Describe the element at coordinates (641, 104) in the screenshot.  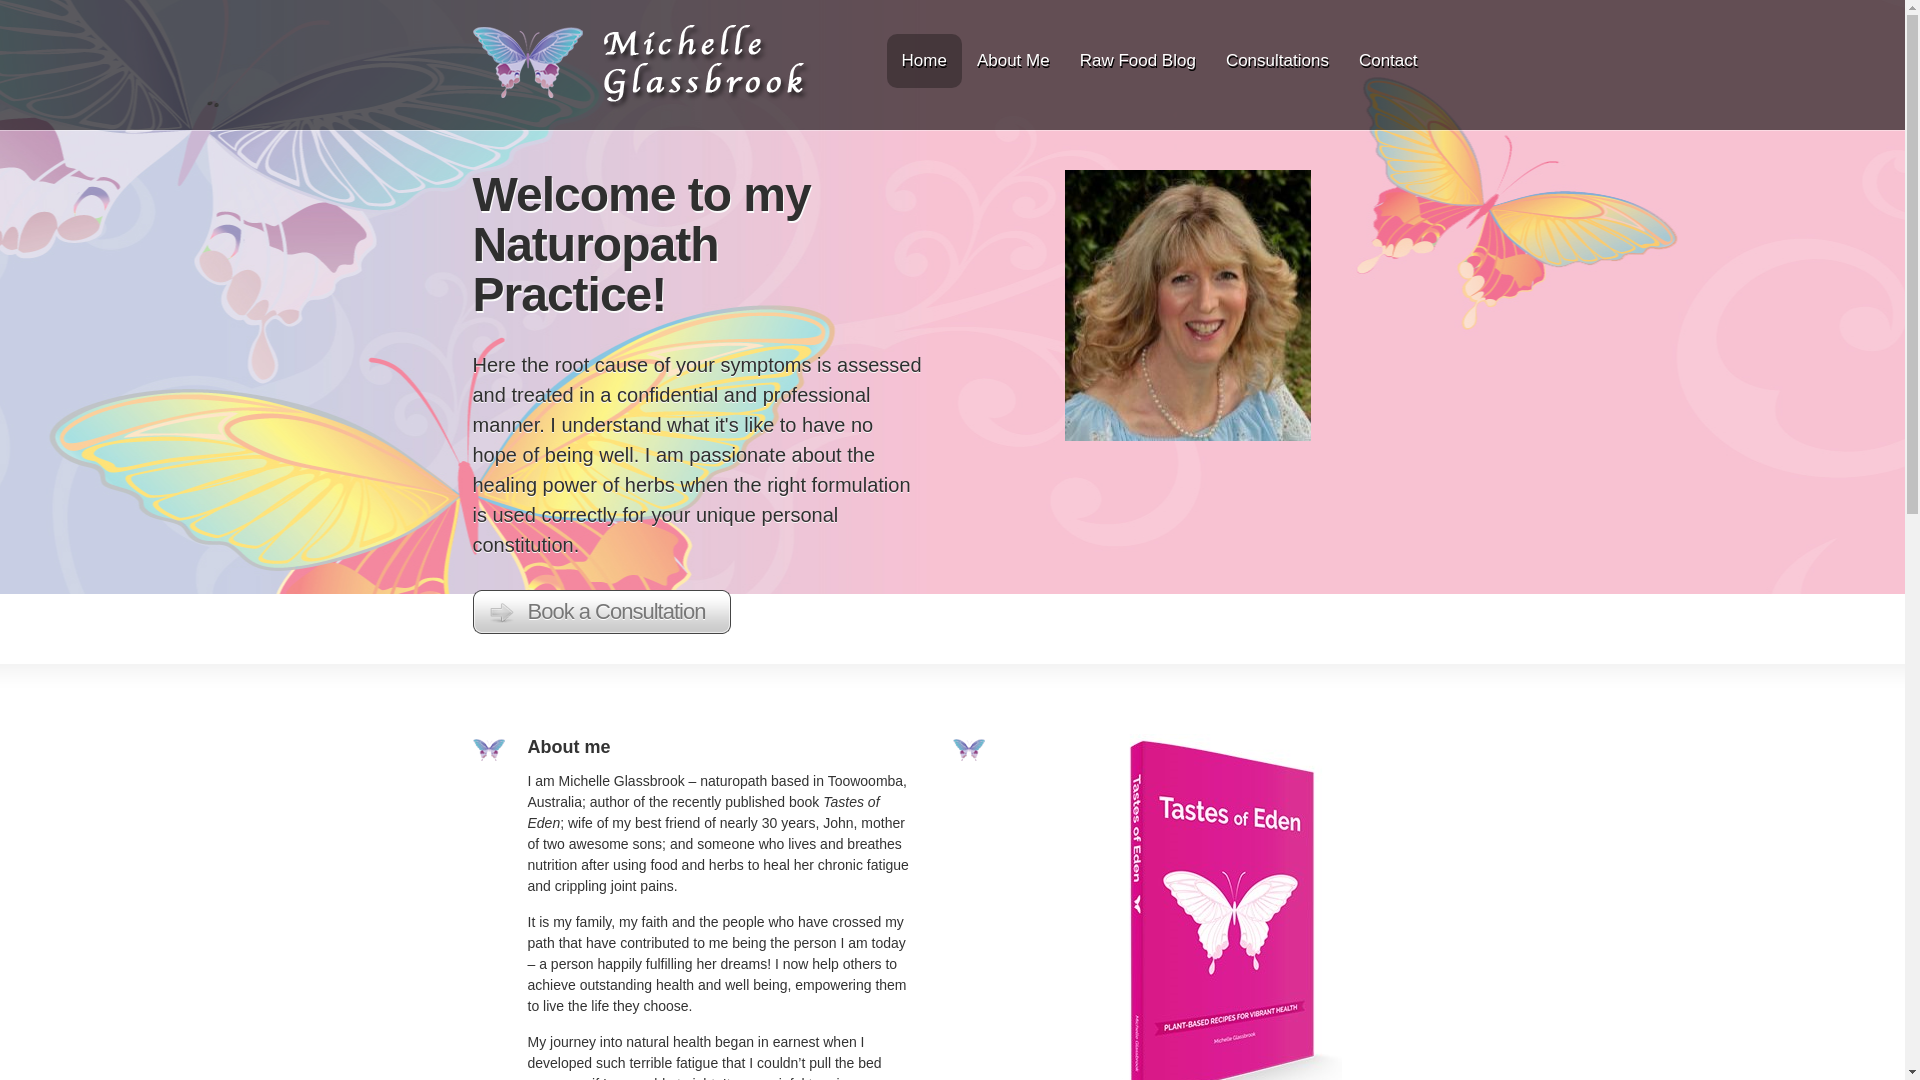
I see `'Home'` at that location.